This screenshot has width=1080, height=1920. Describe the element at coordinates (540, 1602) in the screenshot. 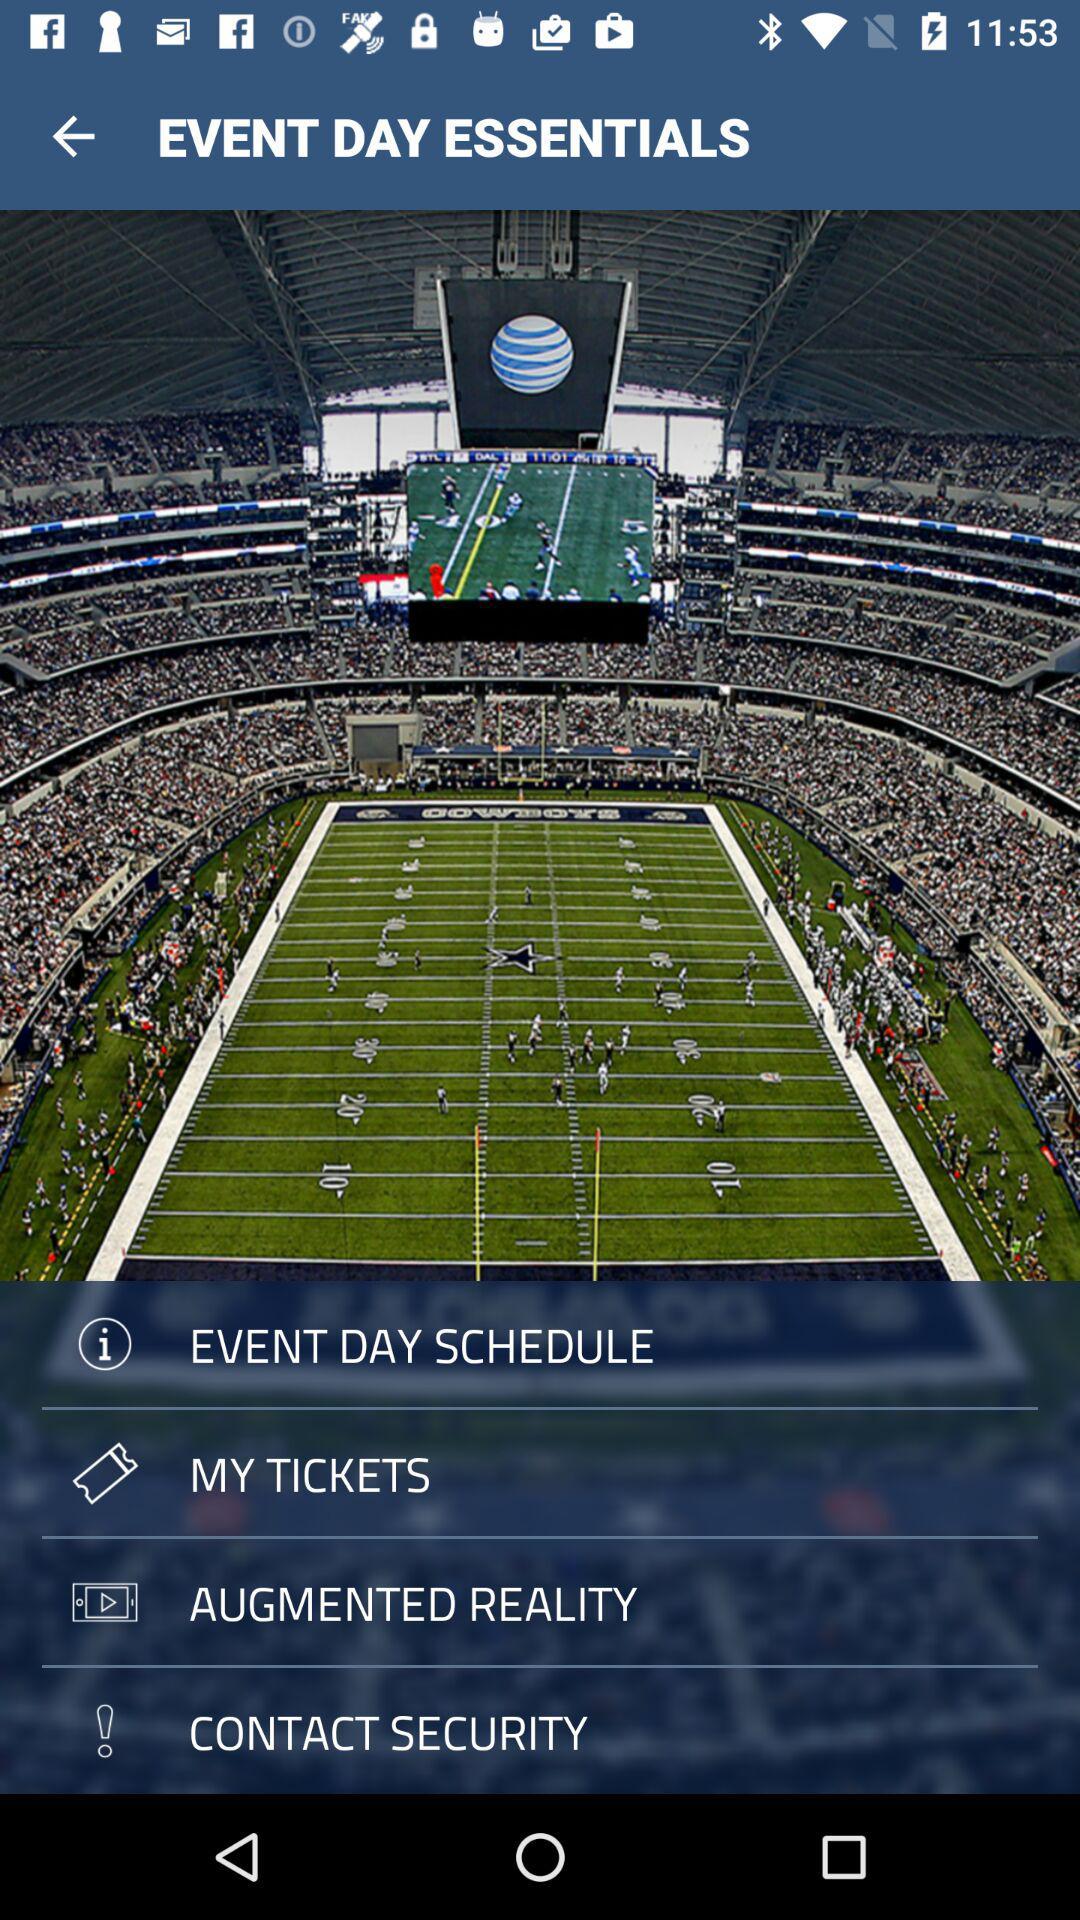

I see `the augmented reality item` at that location.